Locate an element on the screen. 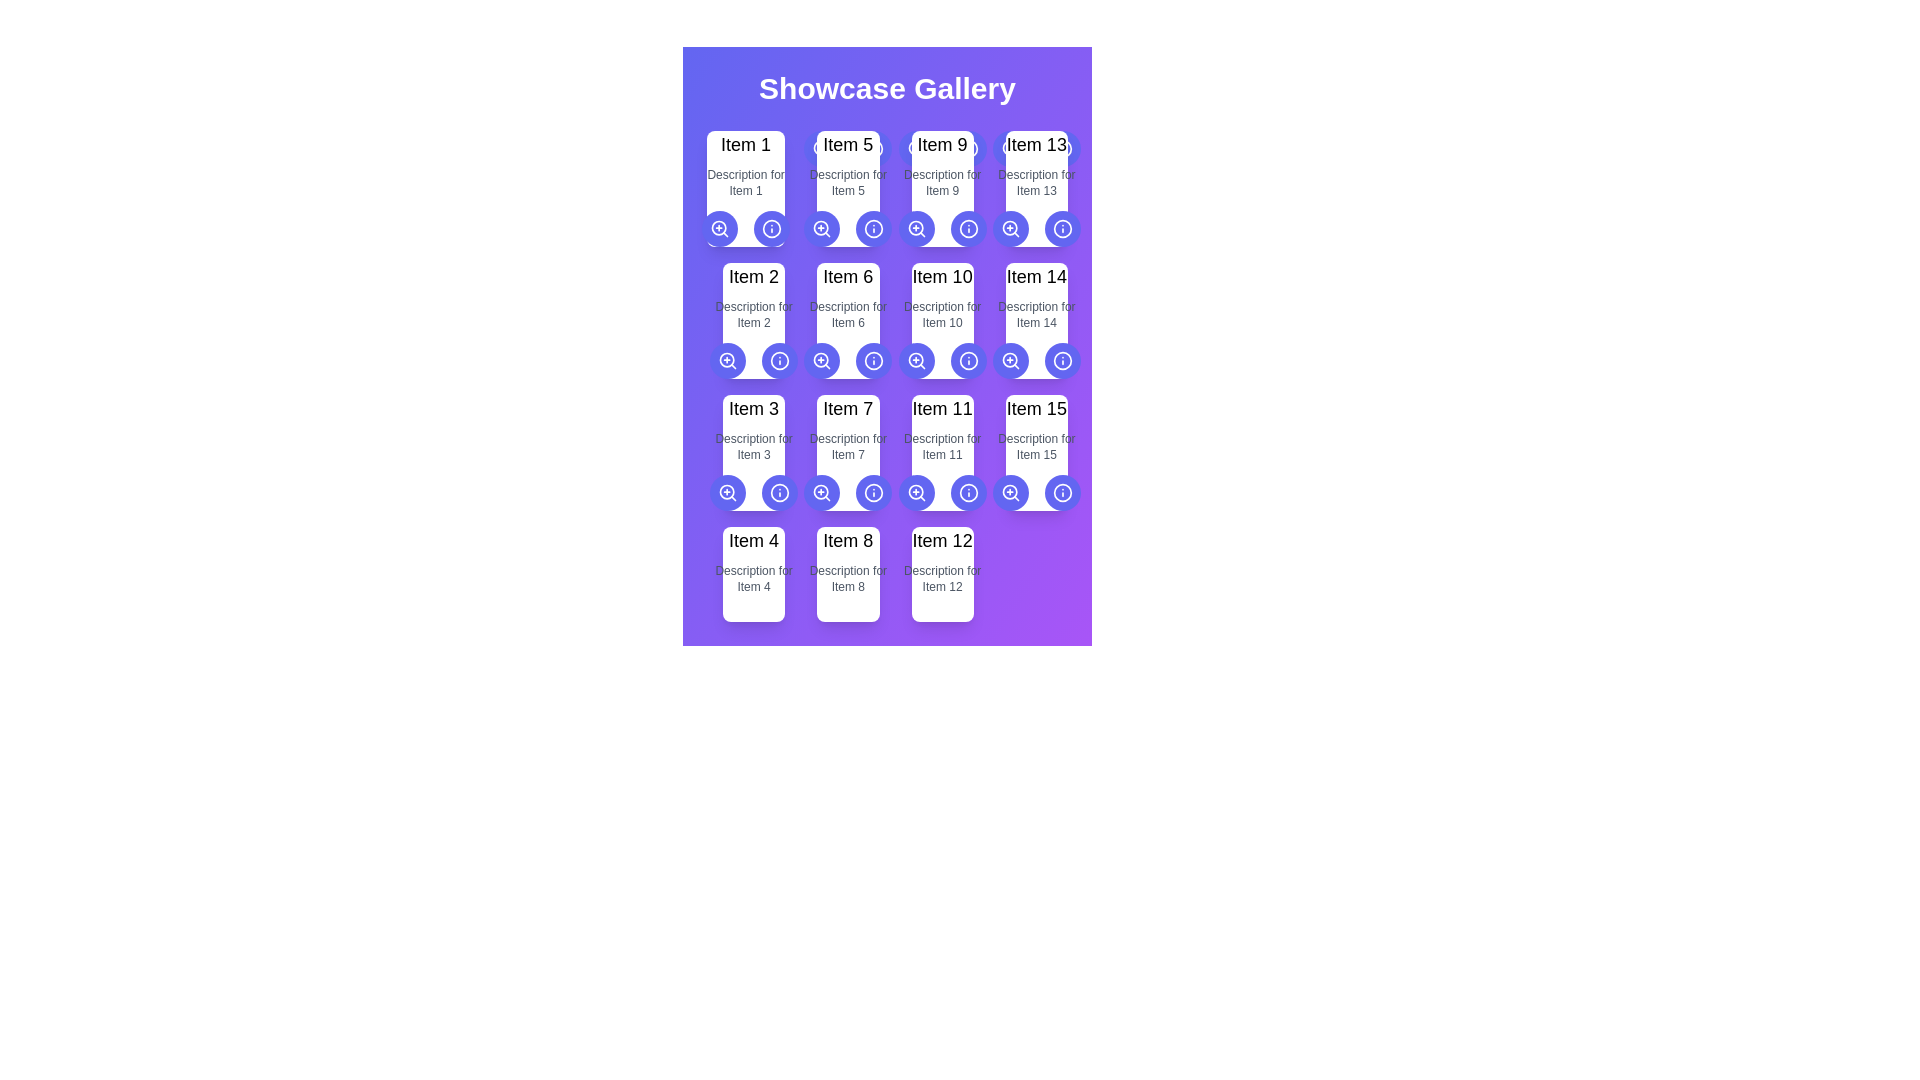 Image resolution: width=1920 pixels, height=1080 pixels. the second icon in the 'Item 6' panel is located at coordinates (874, 361).